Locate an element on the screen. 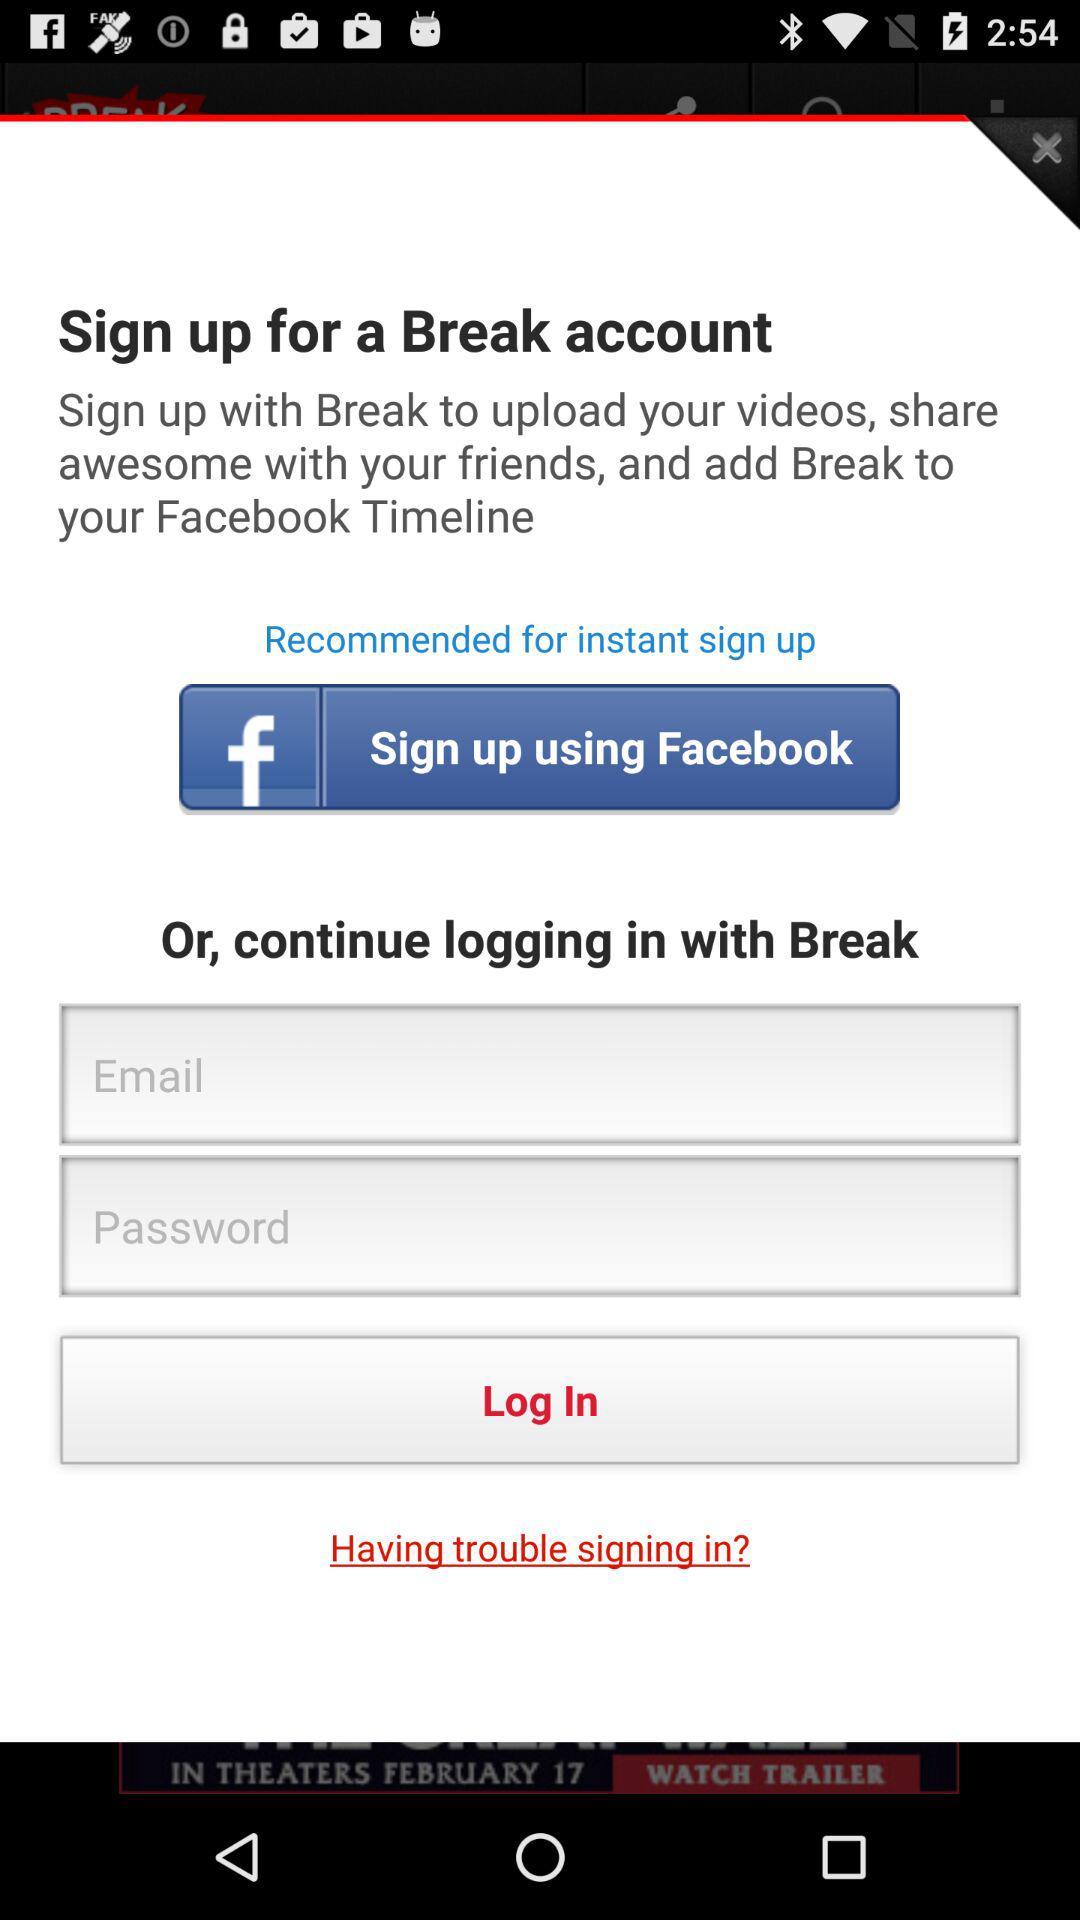  e-mail address is located at coordinates (540, 1075).